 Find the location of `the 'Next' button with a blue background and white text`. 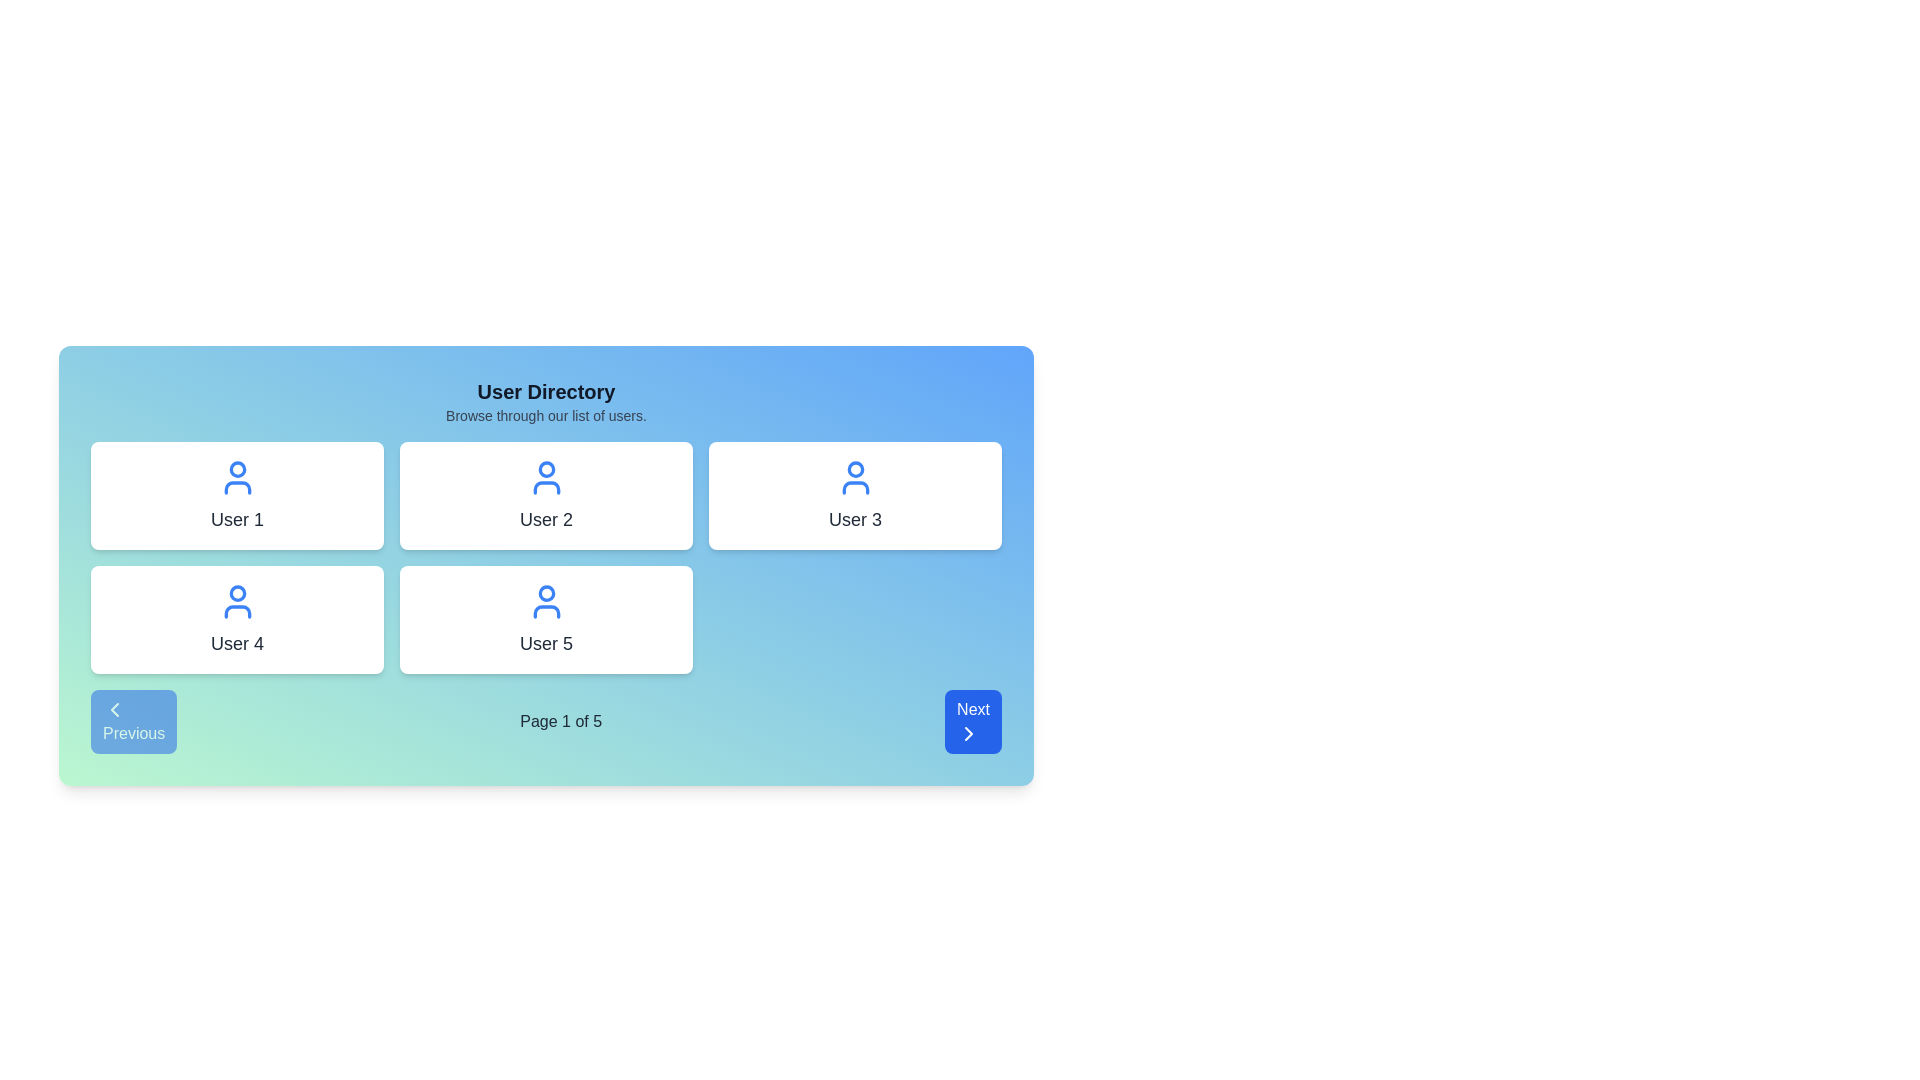

the 'Next' button with a blue background and white text is located at coordinates (973, 721).